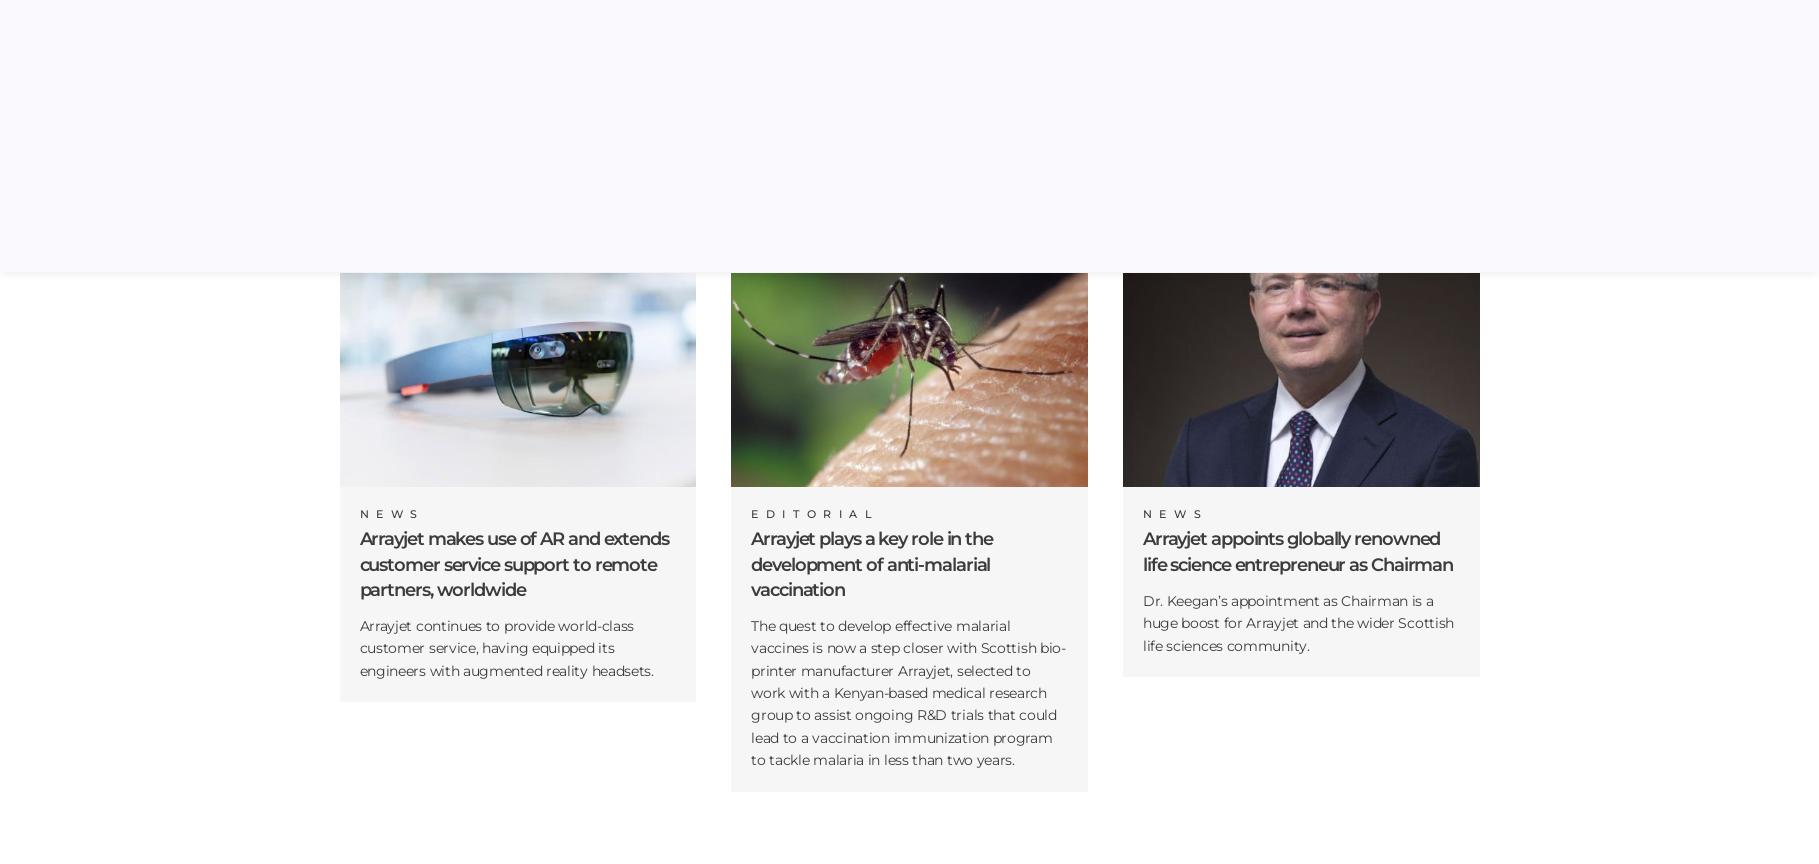 This screenshot has width=1819, height=864. What do you see at coordinates (899, 90) in the screenshot?
I see `'APG gear up for extended customer support in China'` at bounding box center [899, 90].